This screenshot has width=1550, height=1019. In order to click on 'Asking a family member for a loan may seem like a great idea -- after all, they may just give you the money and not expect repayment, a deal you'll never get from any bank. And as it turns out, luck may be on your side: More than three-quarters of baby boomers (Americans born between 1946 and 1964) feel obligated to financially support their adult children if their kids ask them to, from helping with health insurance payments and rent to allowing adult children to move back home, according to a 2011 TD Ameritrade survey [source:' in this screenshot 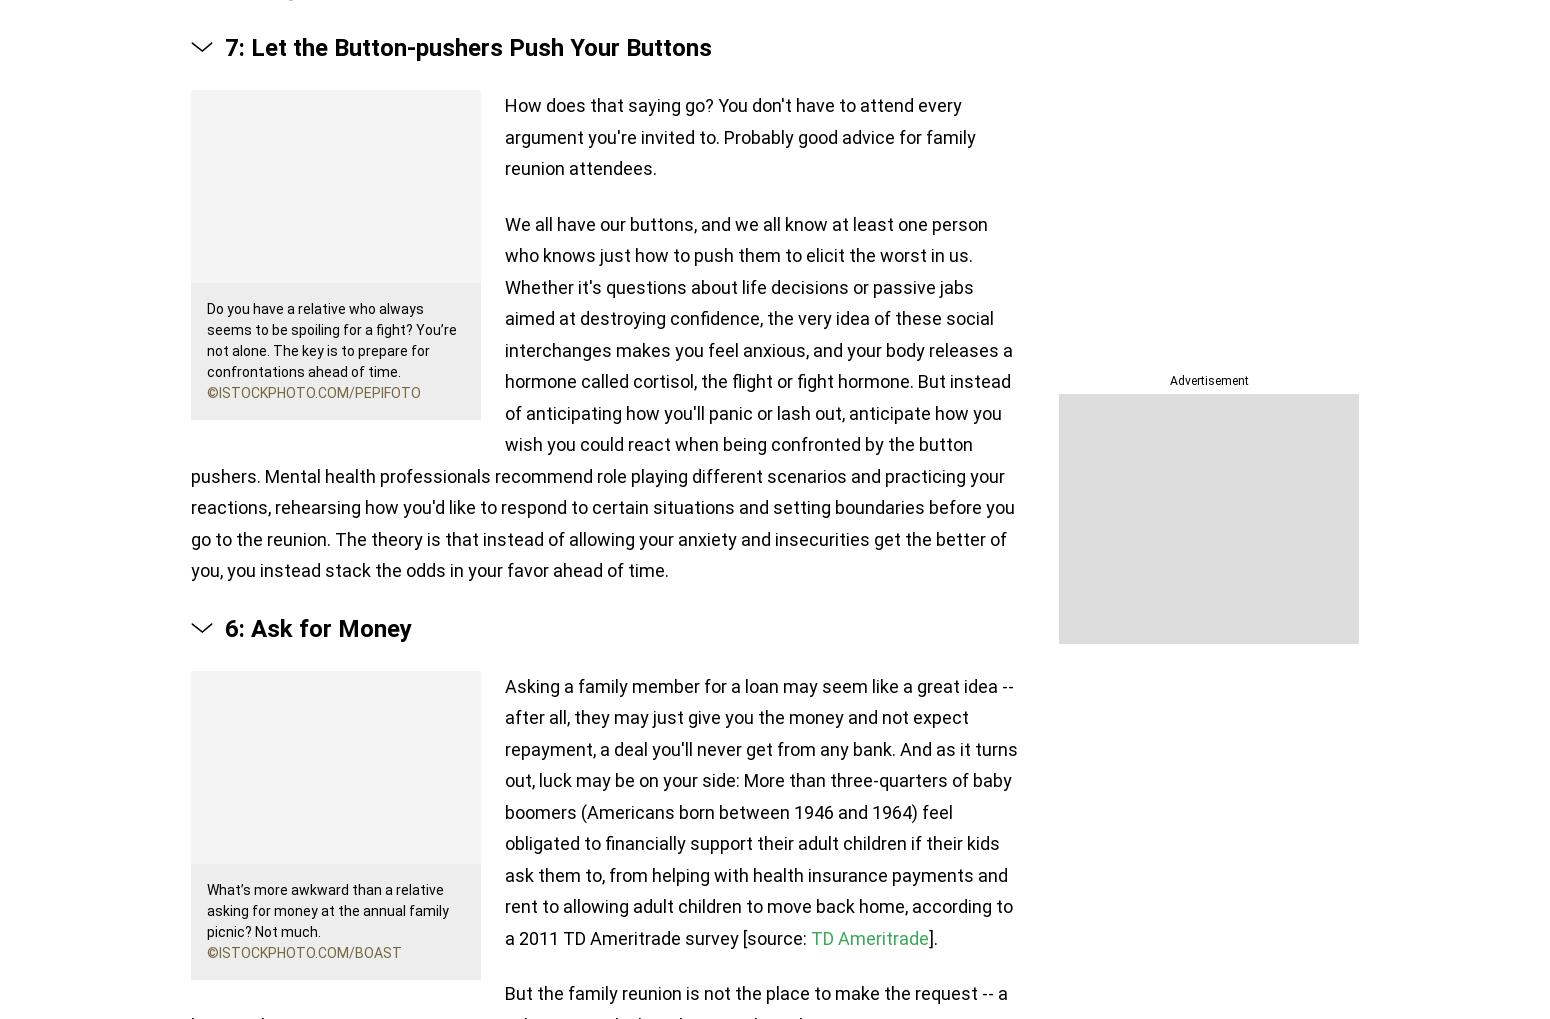, I will do `click(761, 811)`.